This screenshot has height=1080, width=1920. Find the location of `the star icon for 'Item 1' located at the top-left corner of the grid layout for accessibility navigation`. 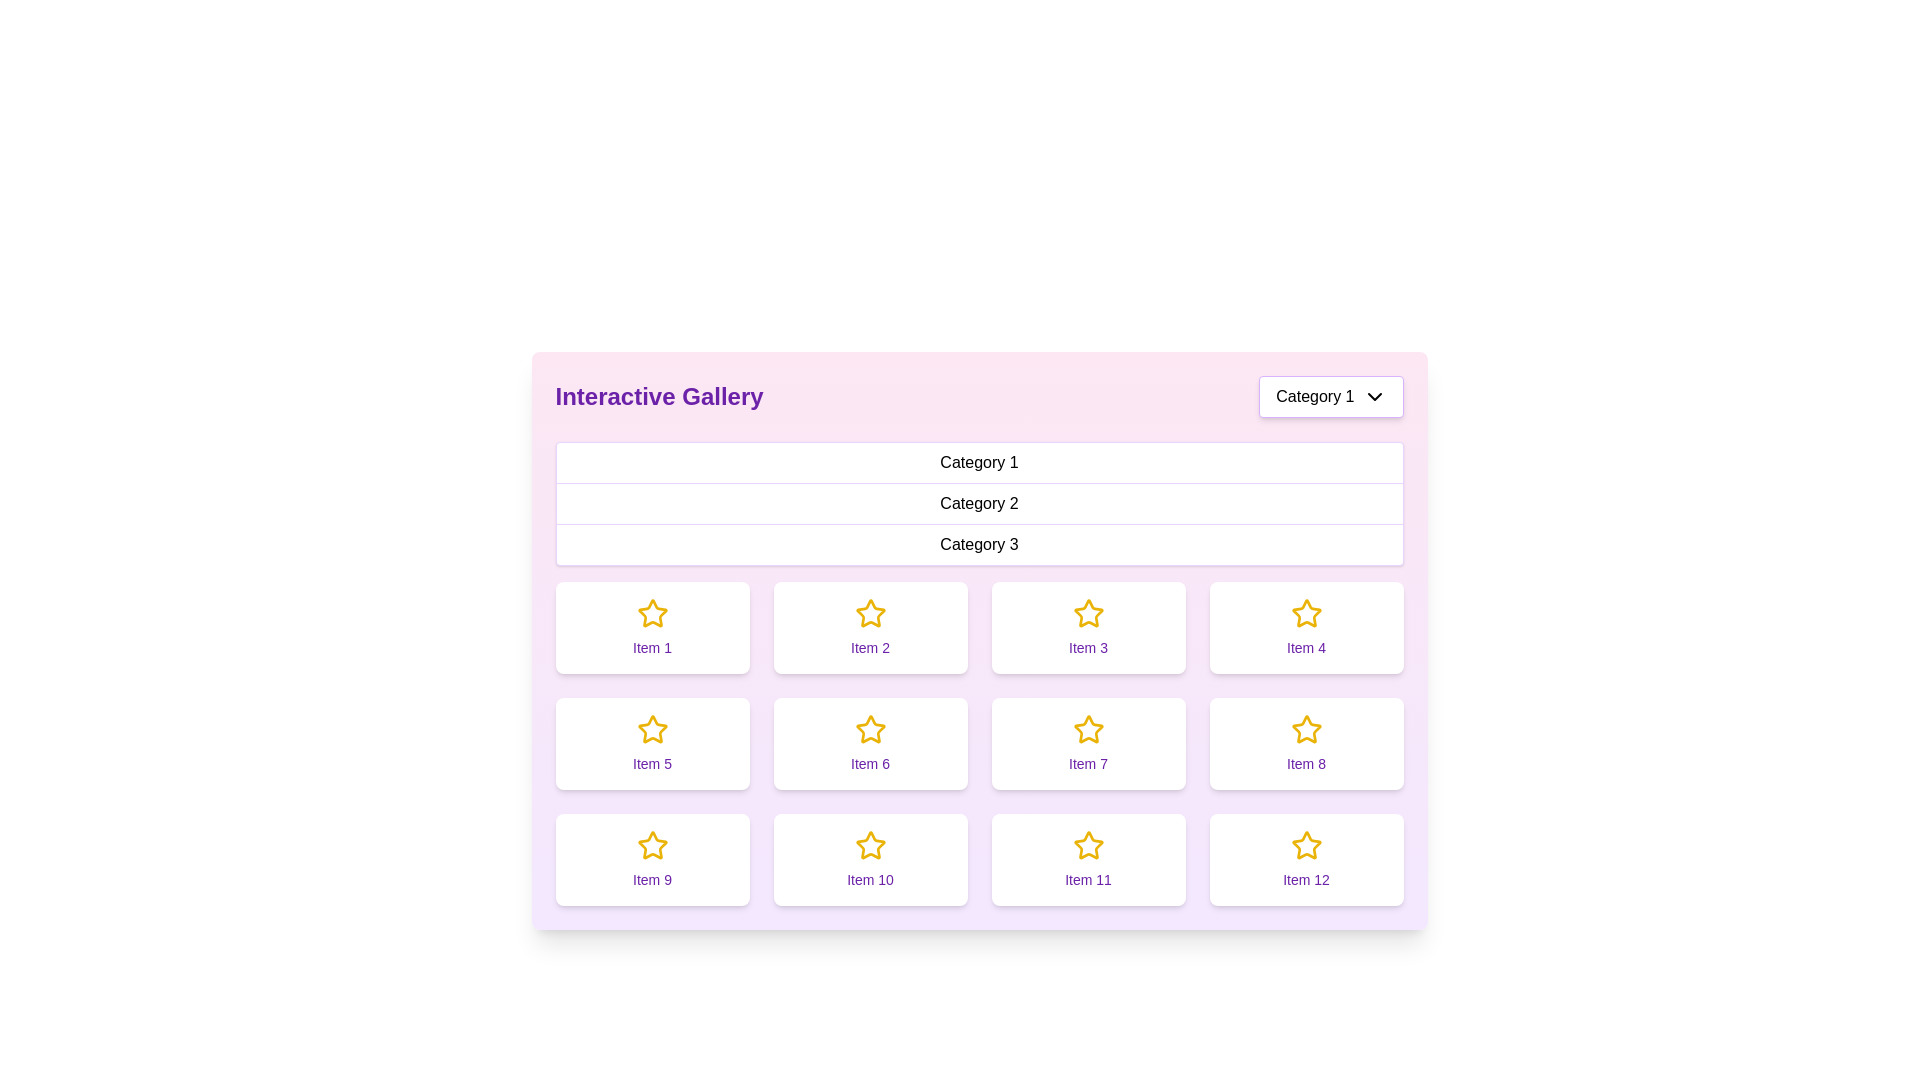

the star icon for 'Item 1' located at the top-left corner of the grid layout for accessibility navigation is located at coordinates (652, 612).